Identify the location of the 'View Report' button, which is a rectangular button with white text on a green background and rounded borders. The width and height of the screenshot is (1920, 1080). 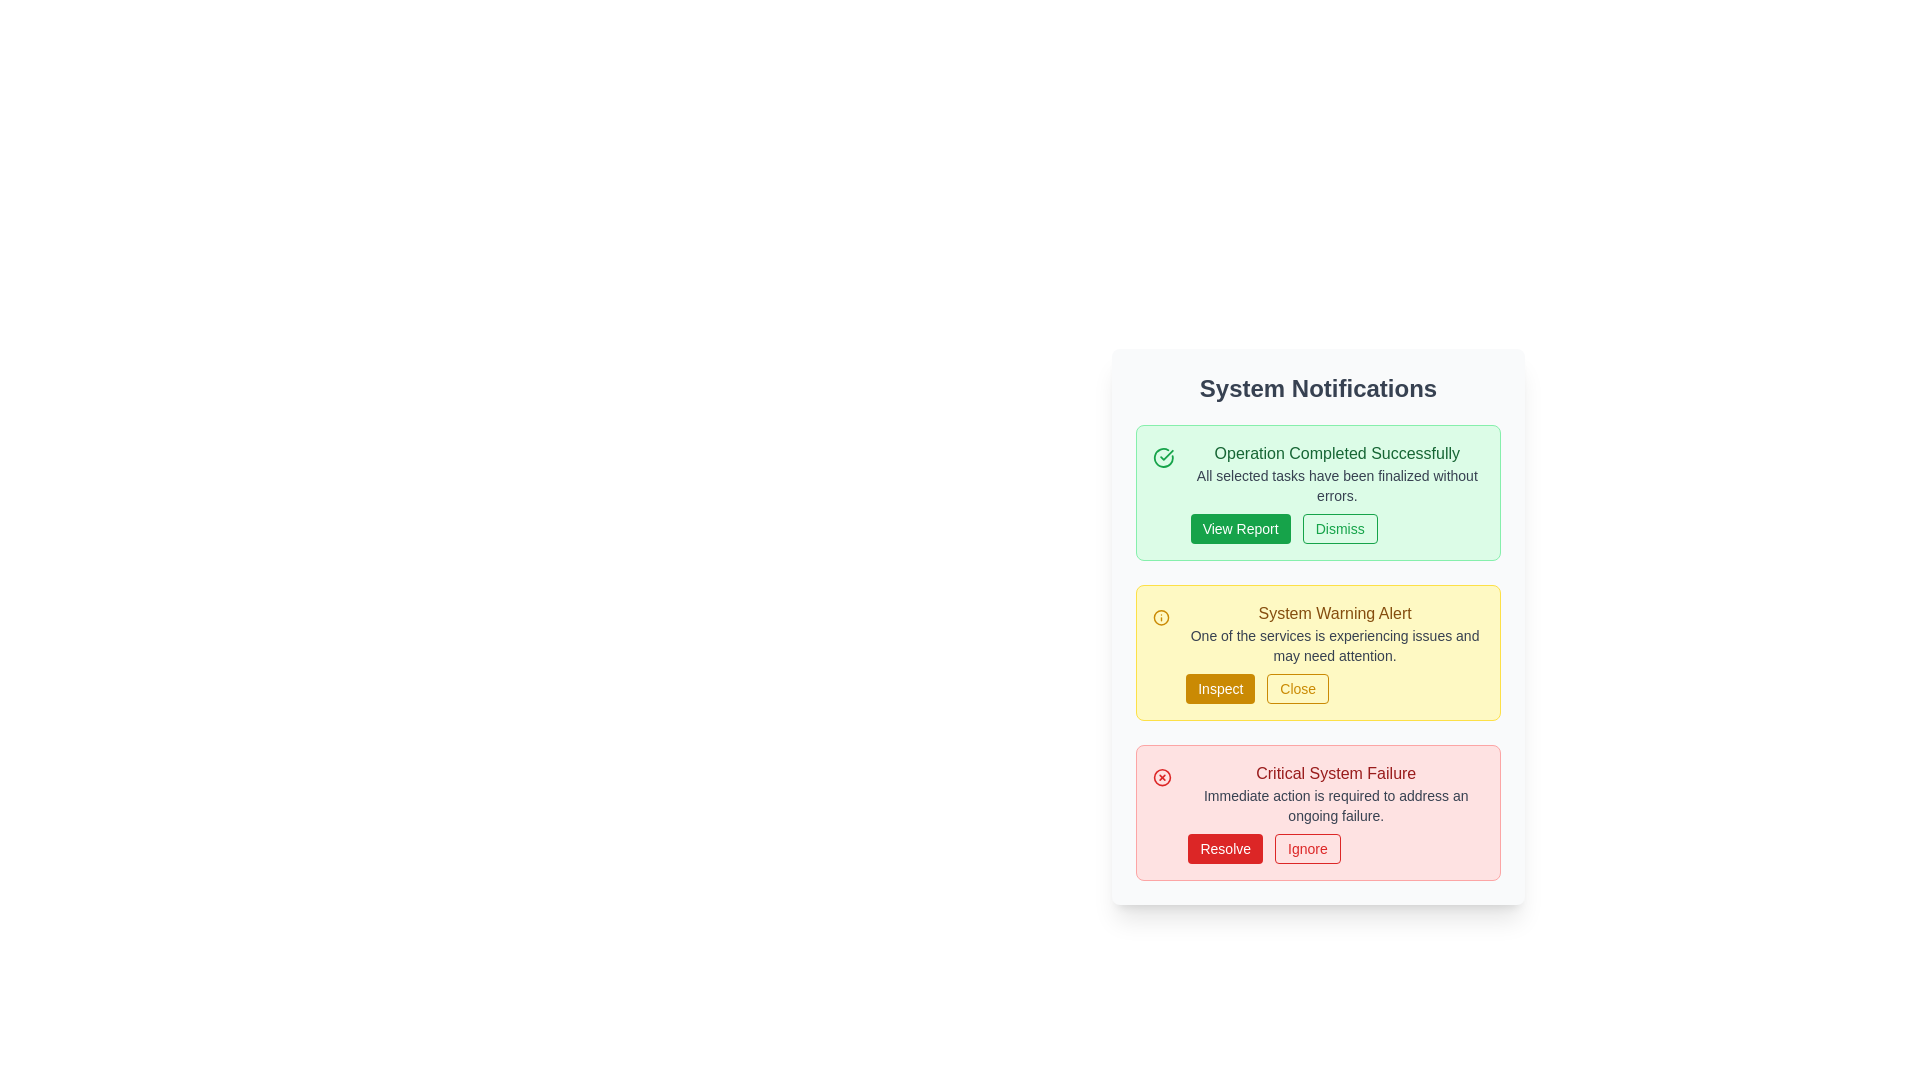
(1239, 527).